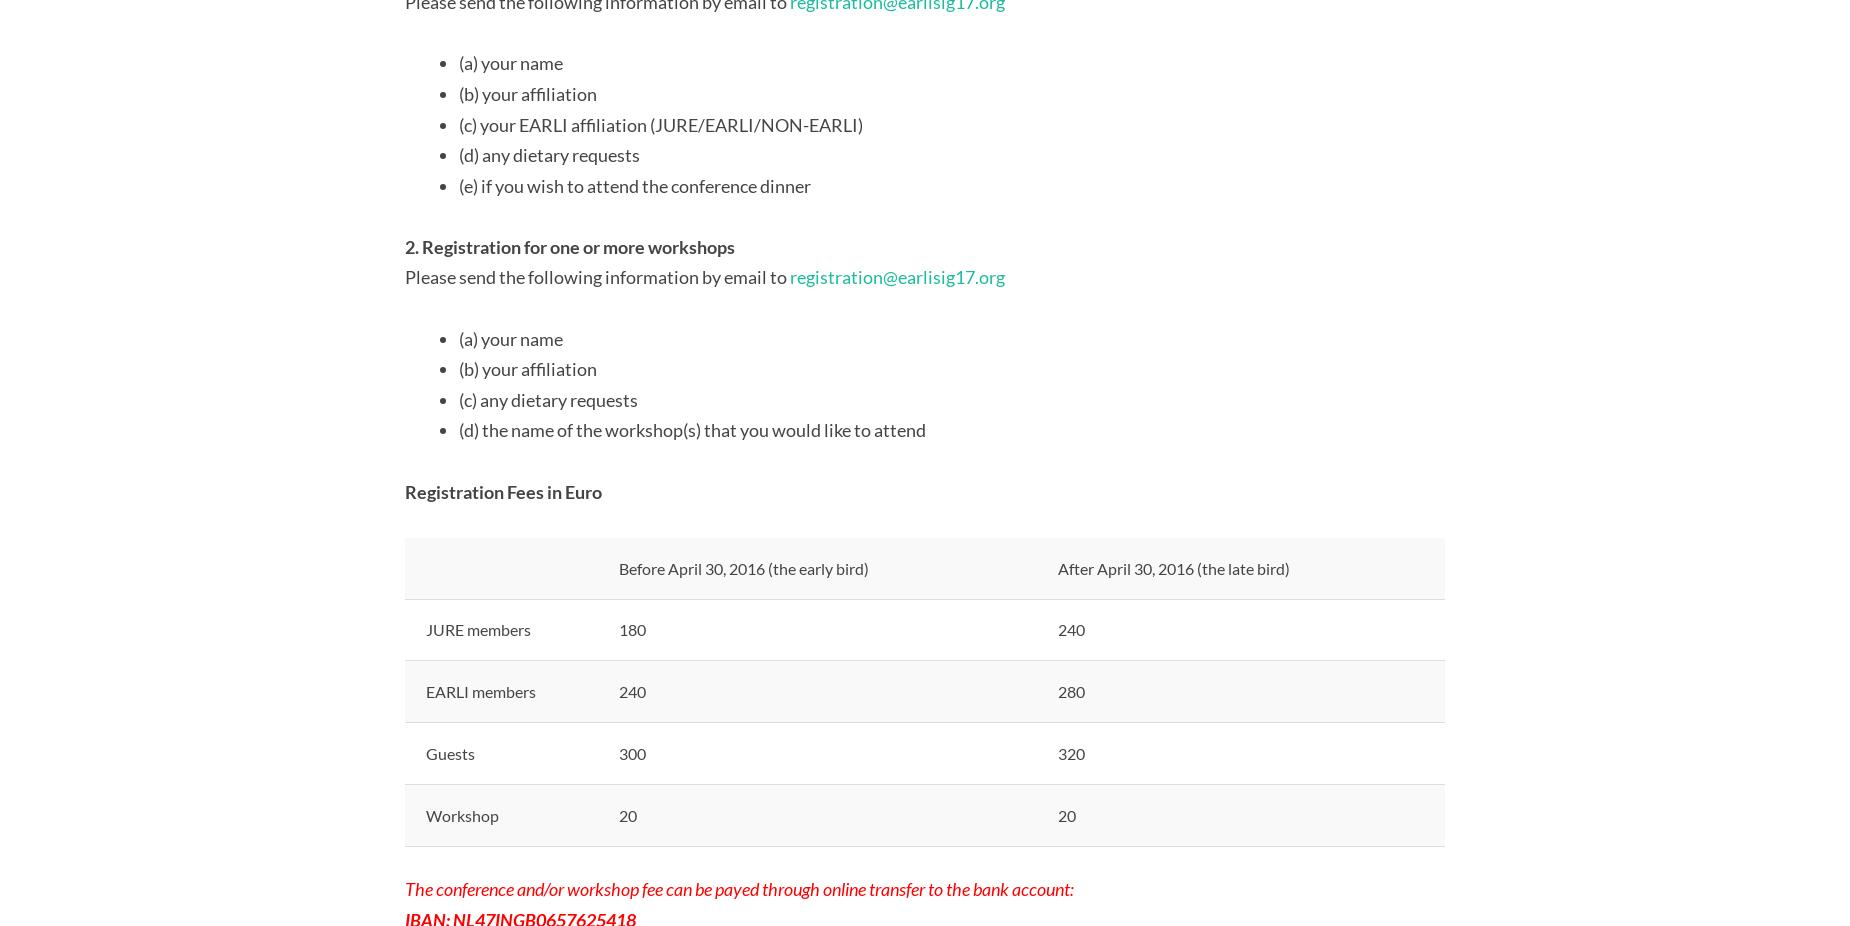  What do you see at coordinates (477, 628) in the screenshot?
I see `'JURE members'` at bounding box center [477, 628].